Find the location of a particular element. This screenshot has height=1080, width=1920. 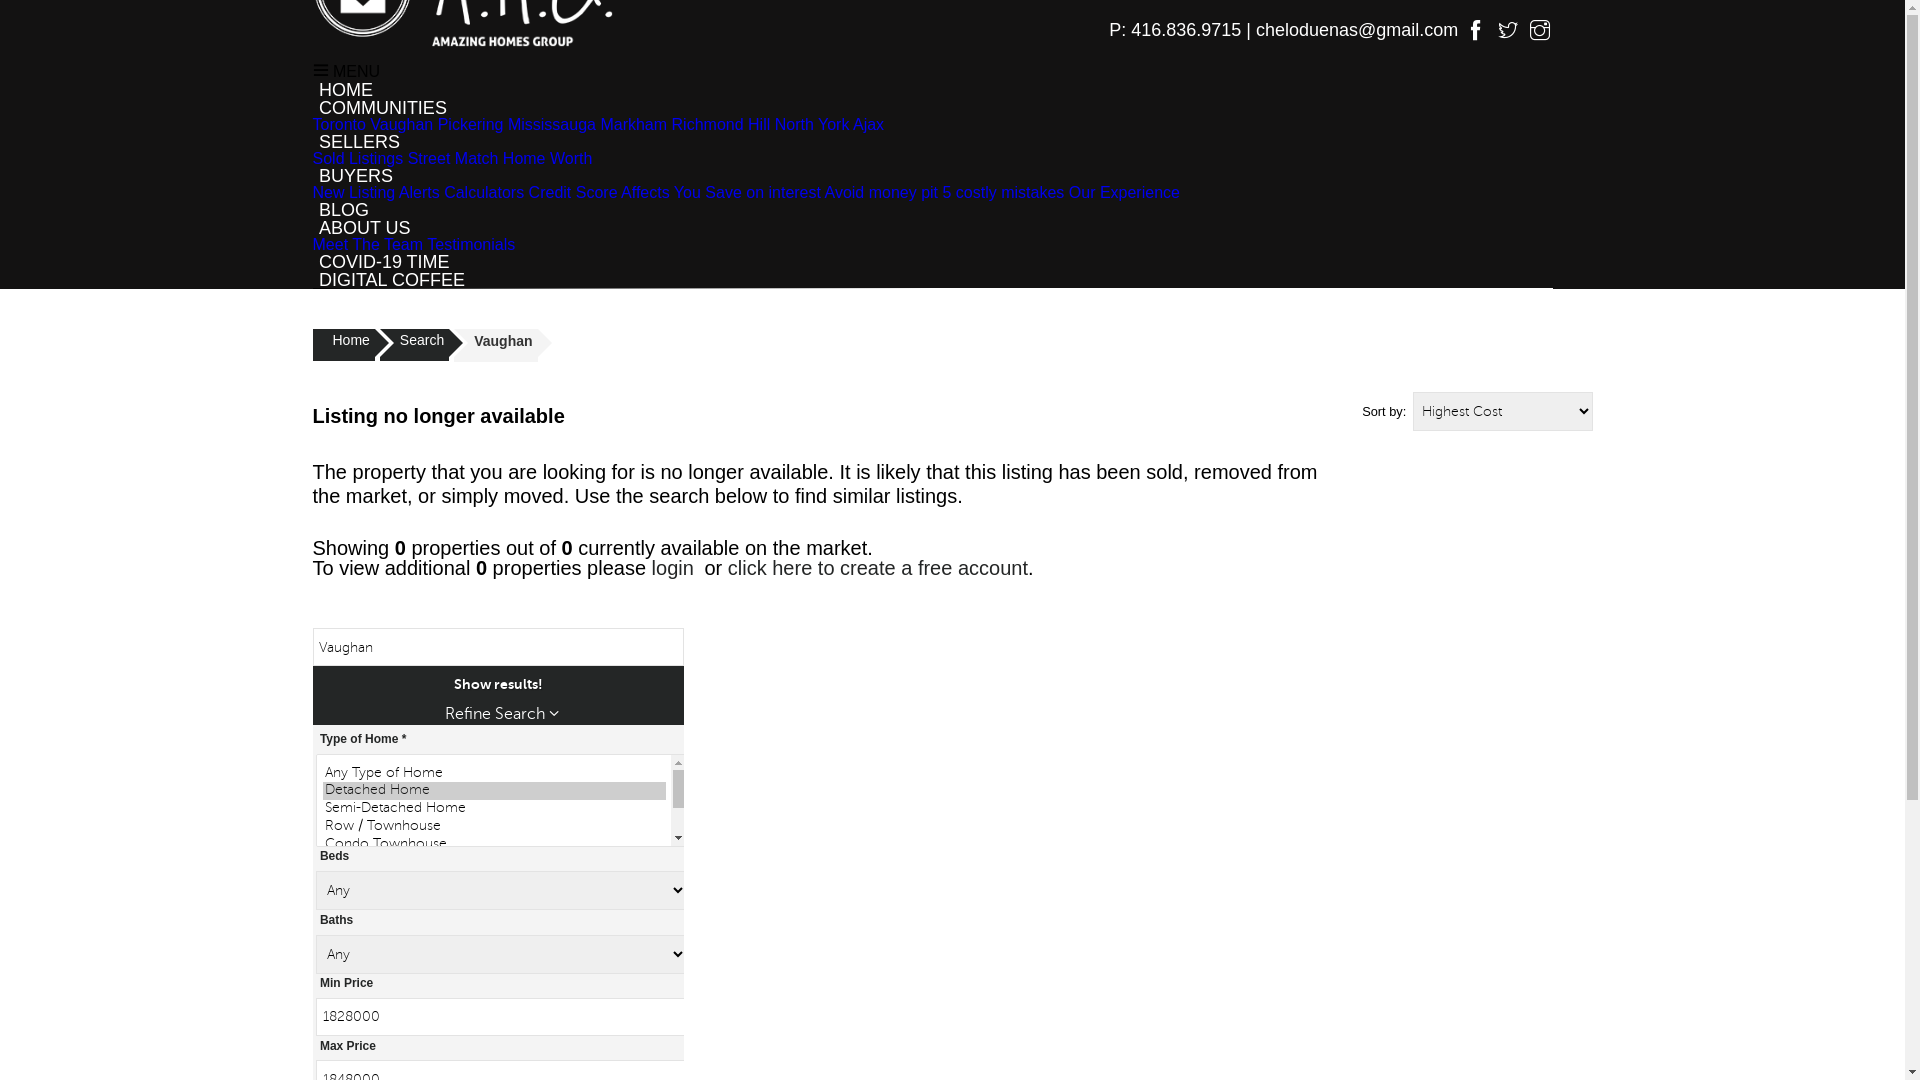

'Markham' is located at coordinates (632, 124).